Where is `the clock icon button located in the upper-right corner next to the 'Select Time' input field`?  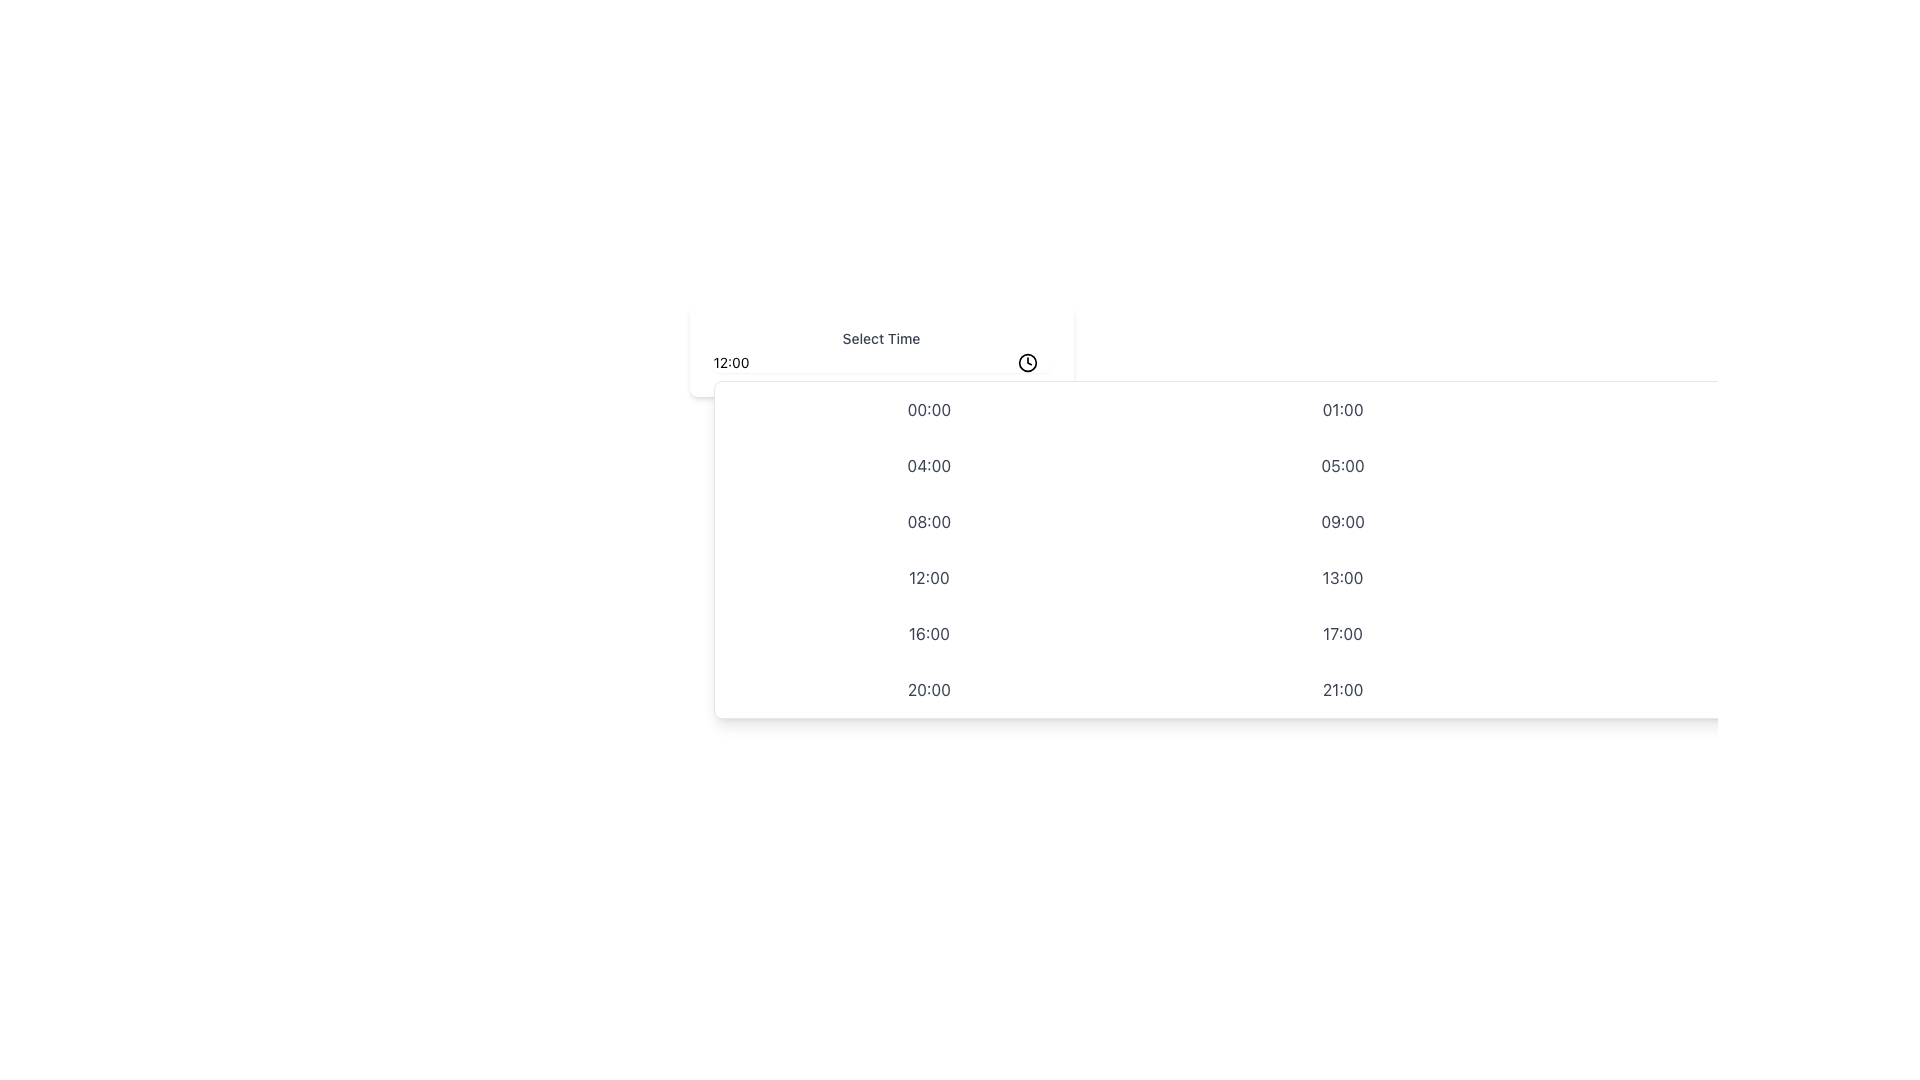 the clock icon button located in the upper-right corner next to the 'Select Time' input field is located at coordinates (1027, 362).